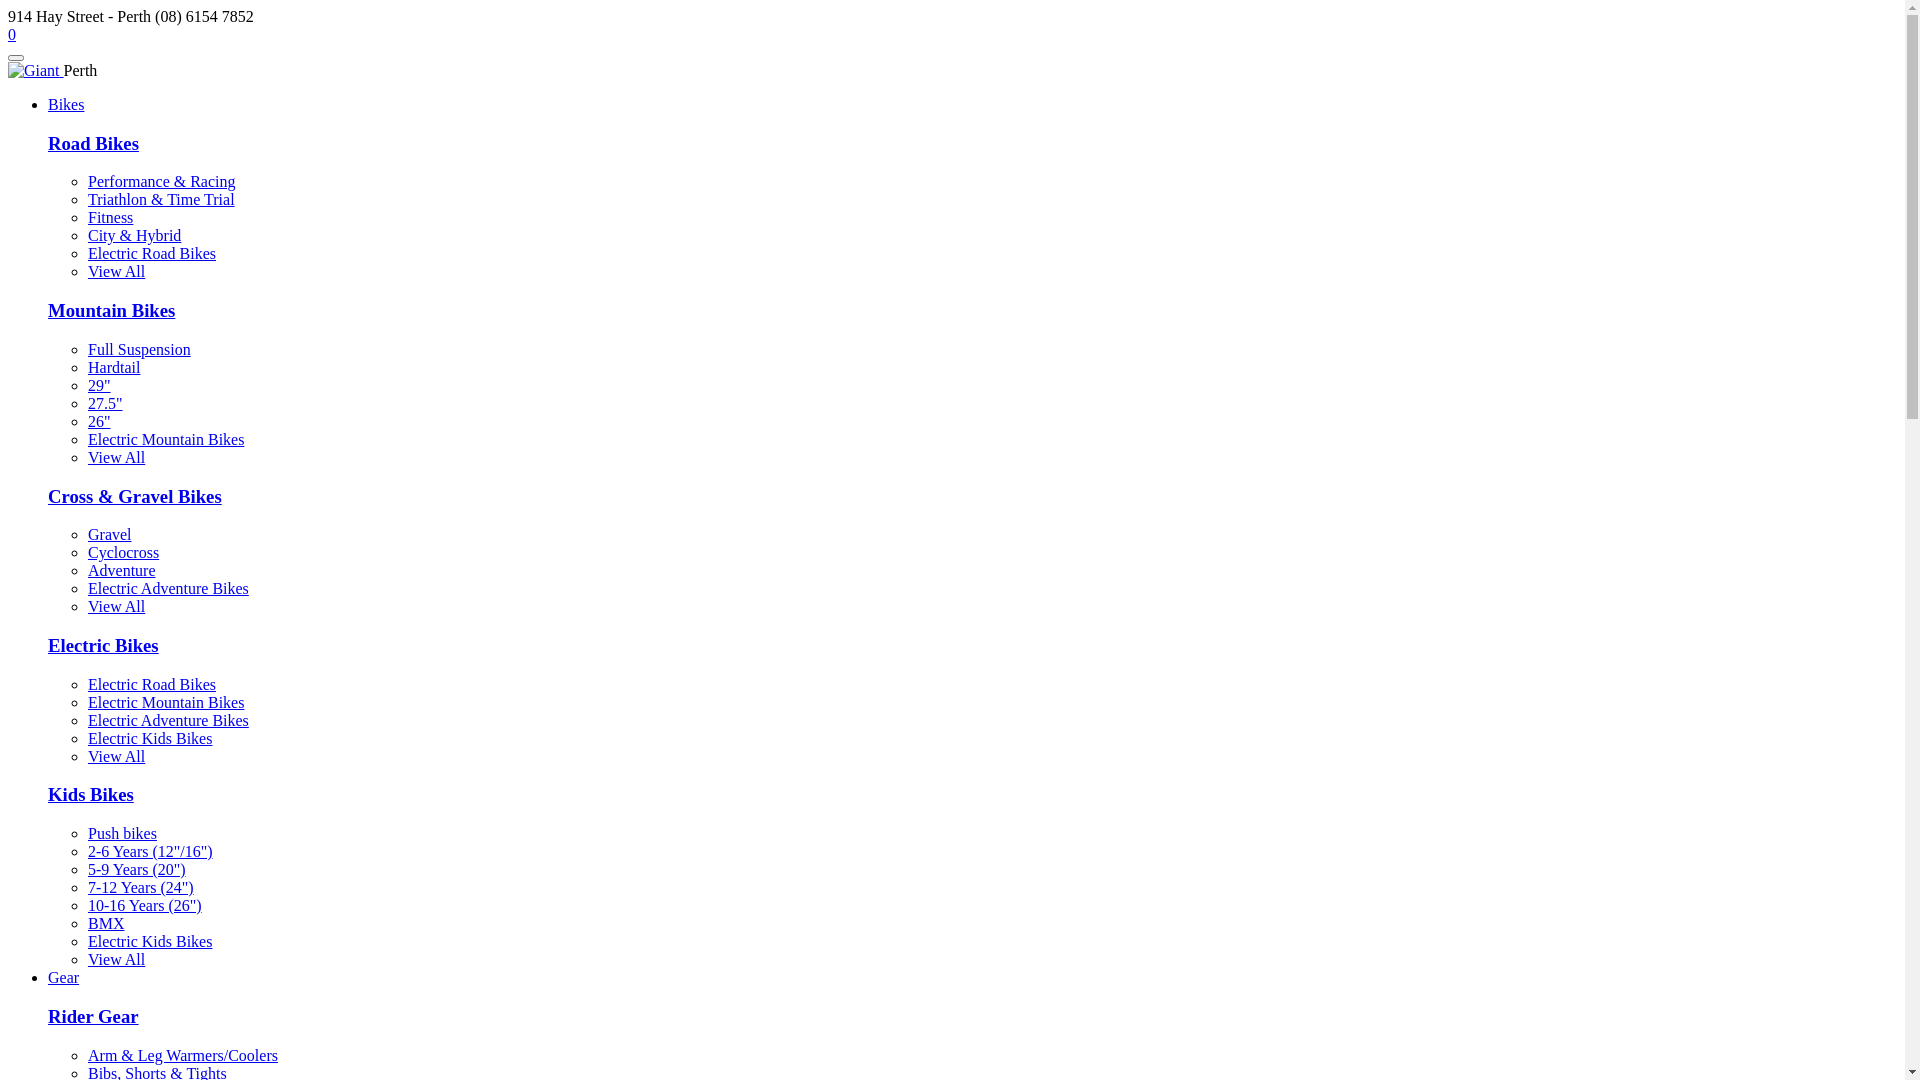 Image resolution: width=1920 pixels, height=1080 pixels. What do you see at coordinates (162, 181) in the screenshot?
I see `'Performance & Racing'` at bounding box center [162, 181].